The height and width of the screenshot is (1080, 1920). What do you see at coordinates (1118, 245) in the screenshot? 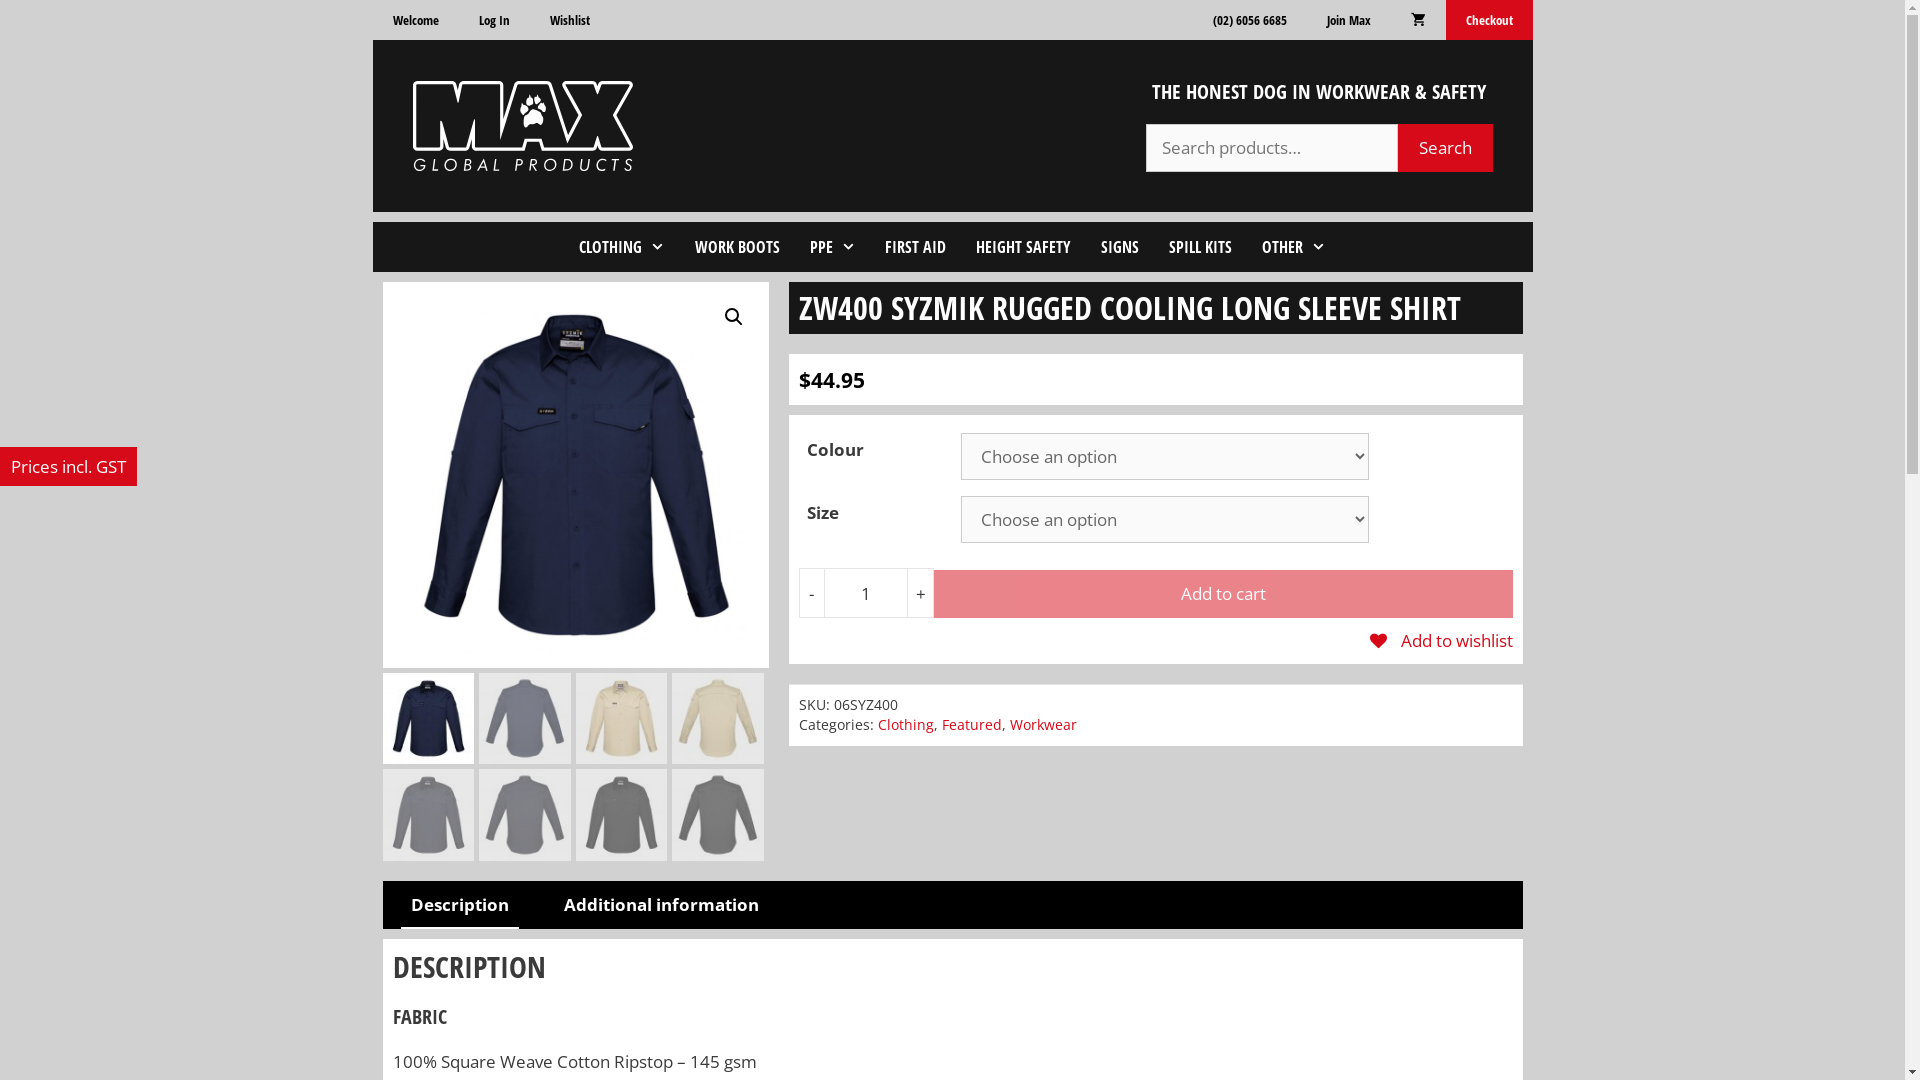
I see `'SIGNS'` at bounding box center [1118, 245].